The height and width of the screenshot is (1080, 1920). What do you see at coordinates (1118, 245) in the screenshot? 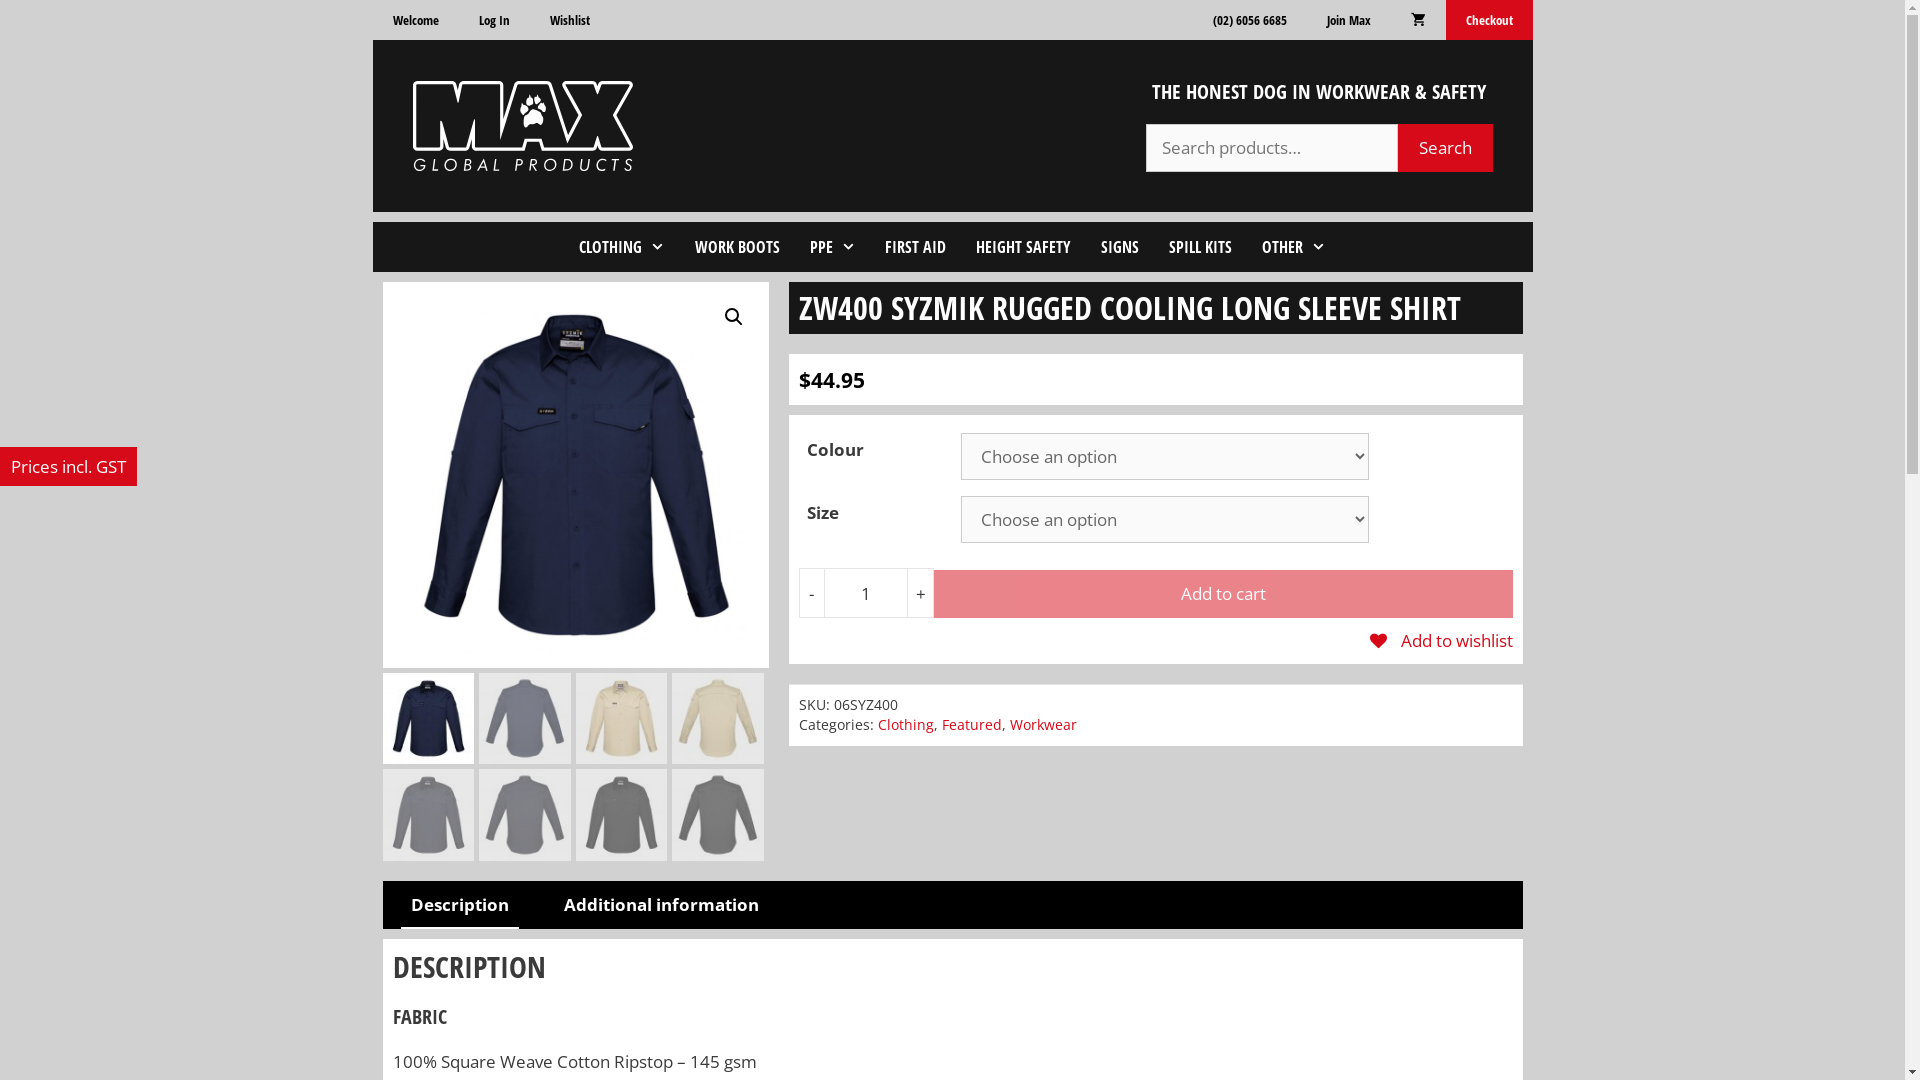
I see `'SIGNS'` at bounding box center [1118, 245].